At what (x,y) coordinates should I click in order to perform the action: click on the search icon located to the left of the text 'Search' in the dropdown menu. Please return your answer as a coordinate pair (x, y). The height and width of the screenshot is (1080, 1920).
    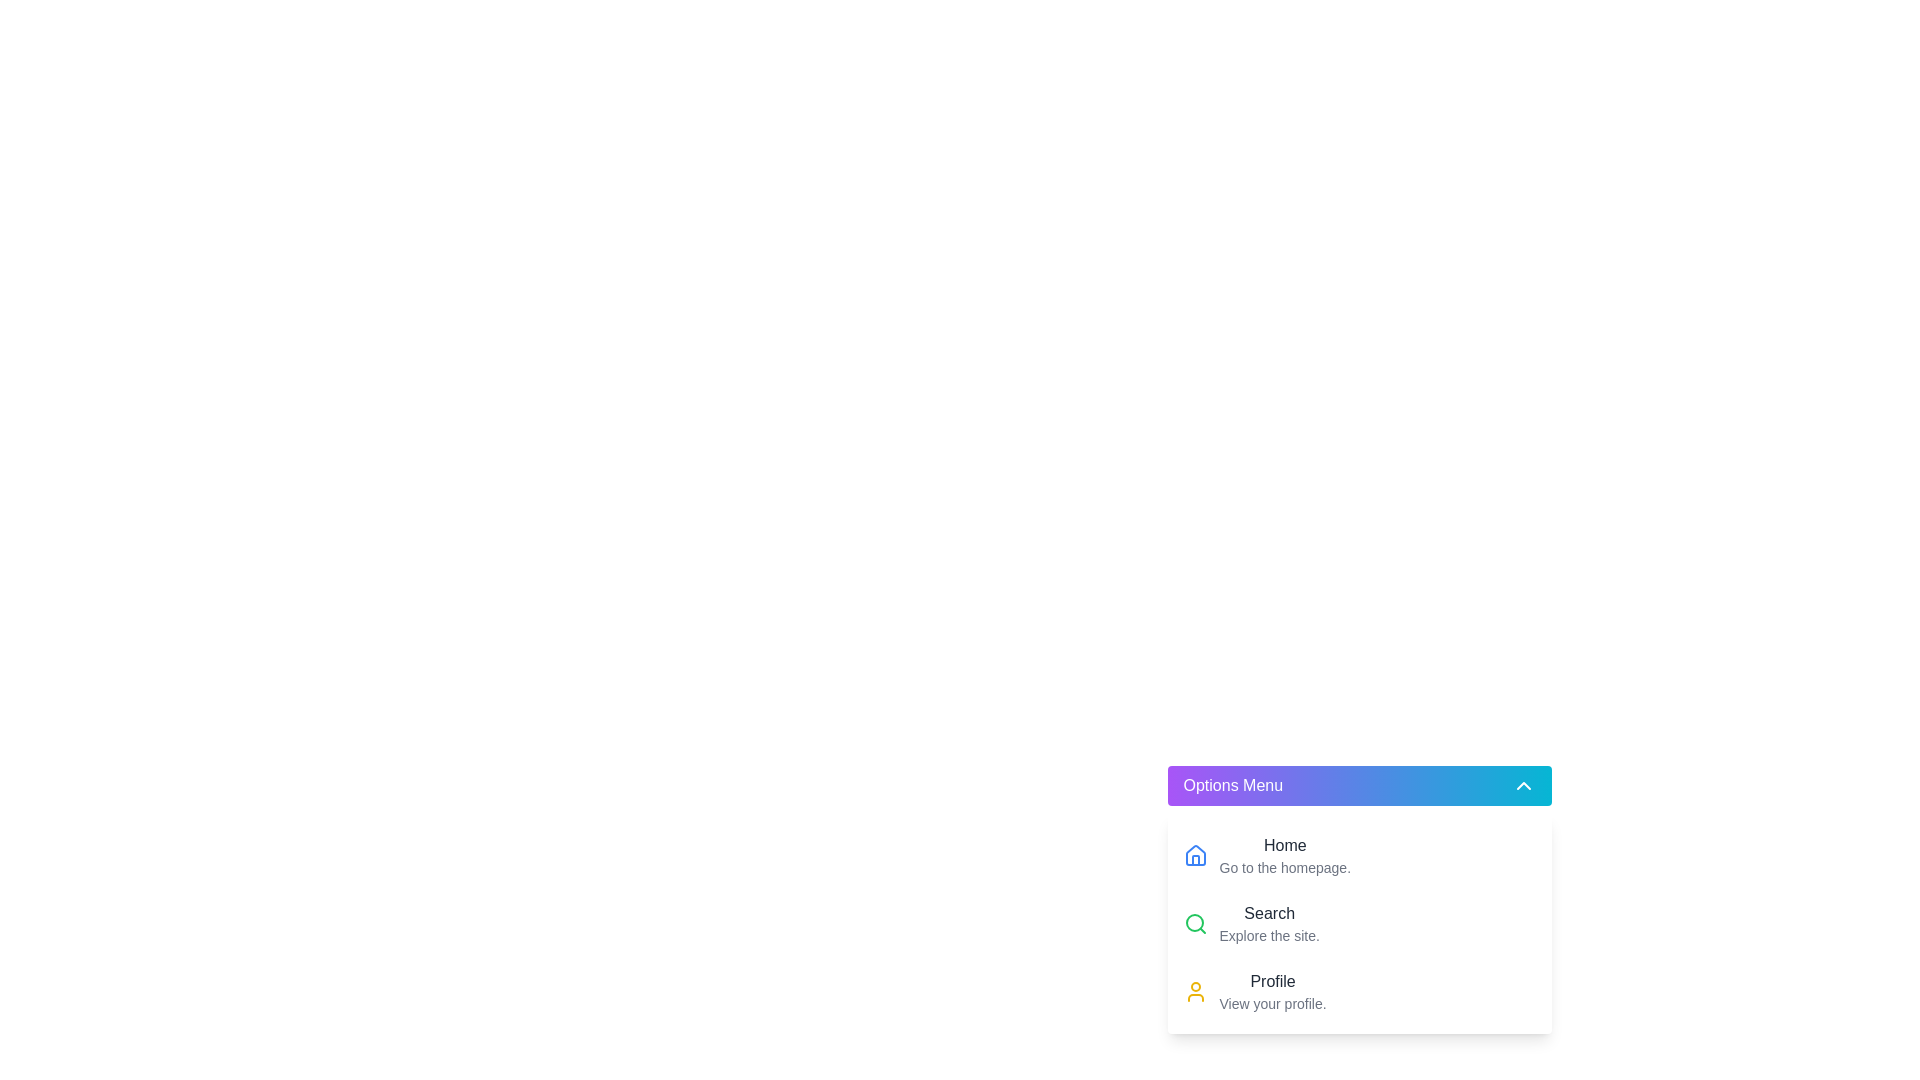
    Looking at the image, I should click on (1195, 924).